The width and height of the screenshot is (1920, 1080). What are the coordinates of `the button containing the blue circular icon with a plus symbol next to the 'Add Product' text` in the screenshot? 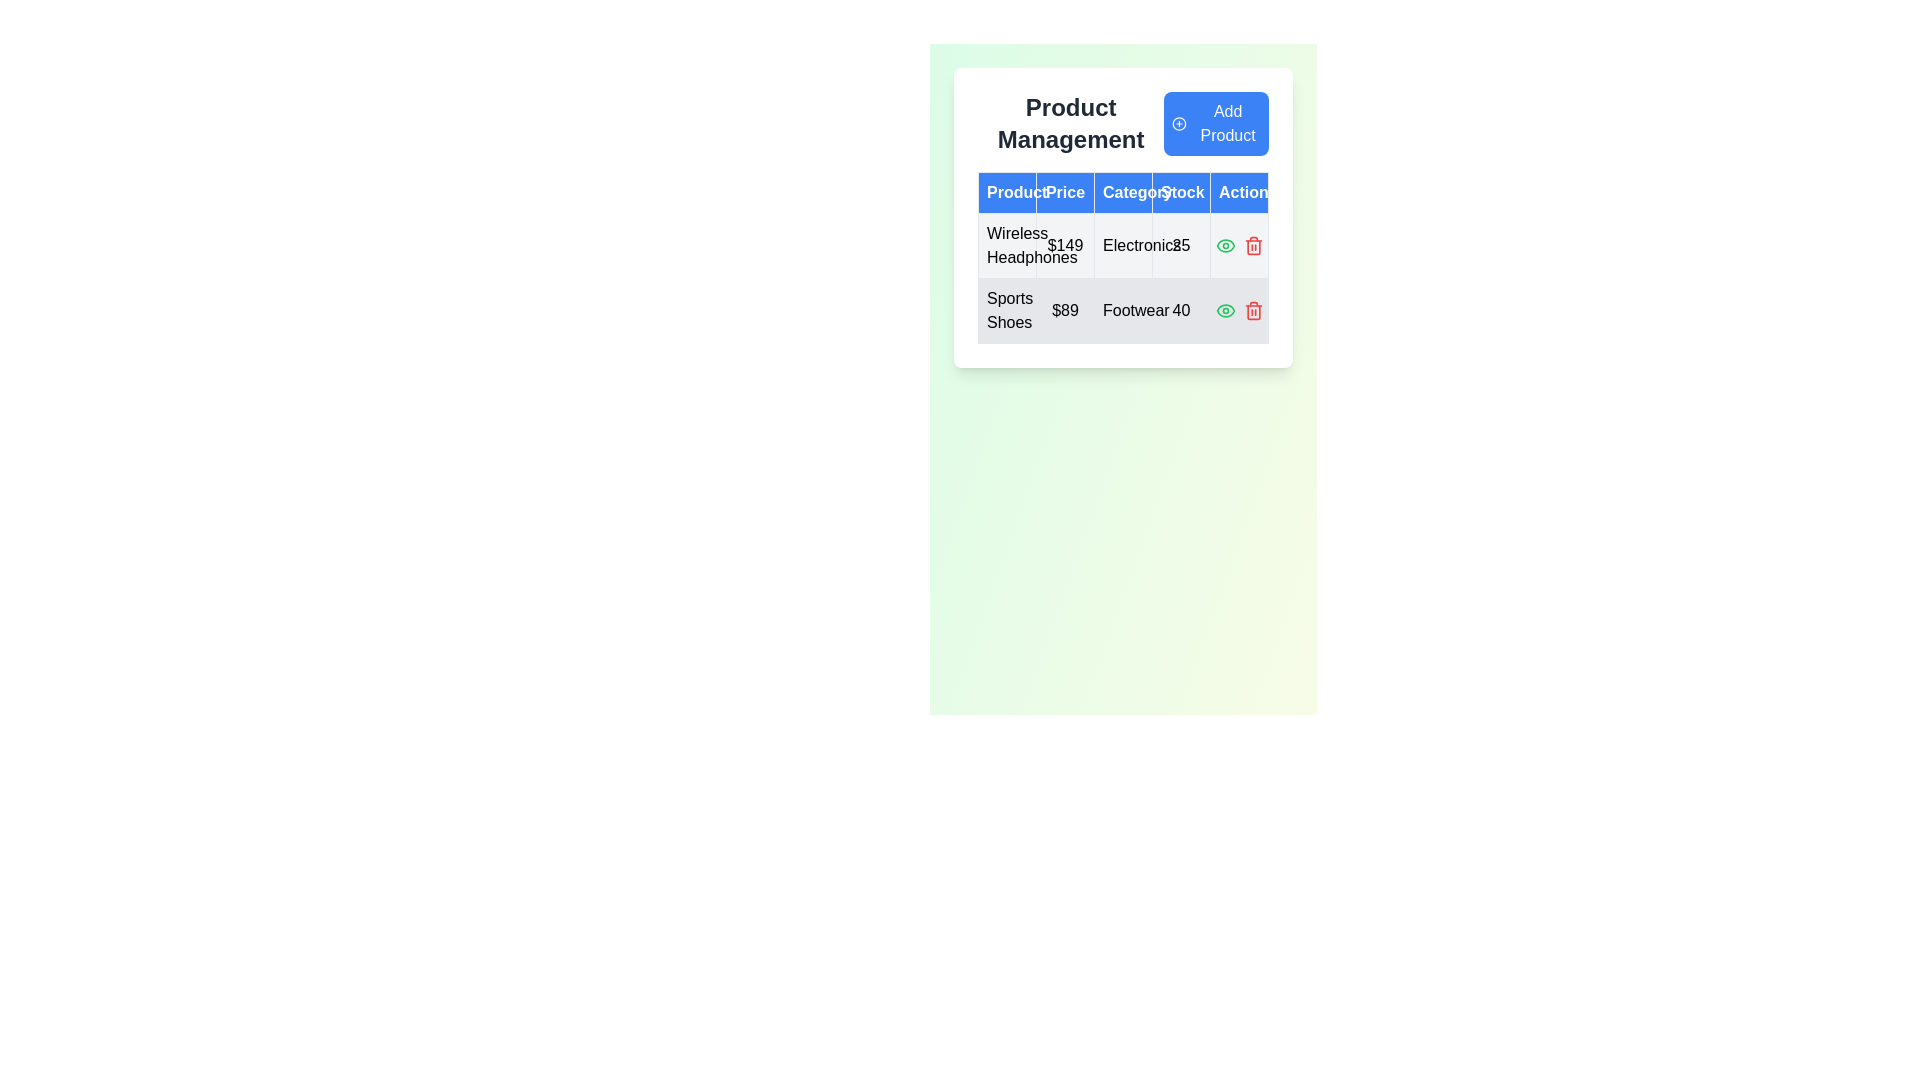 It's located at (1179, 123).